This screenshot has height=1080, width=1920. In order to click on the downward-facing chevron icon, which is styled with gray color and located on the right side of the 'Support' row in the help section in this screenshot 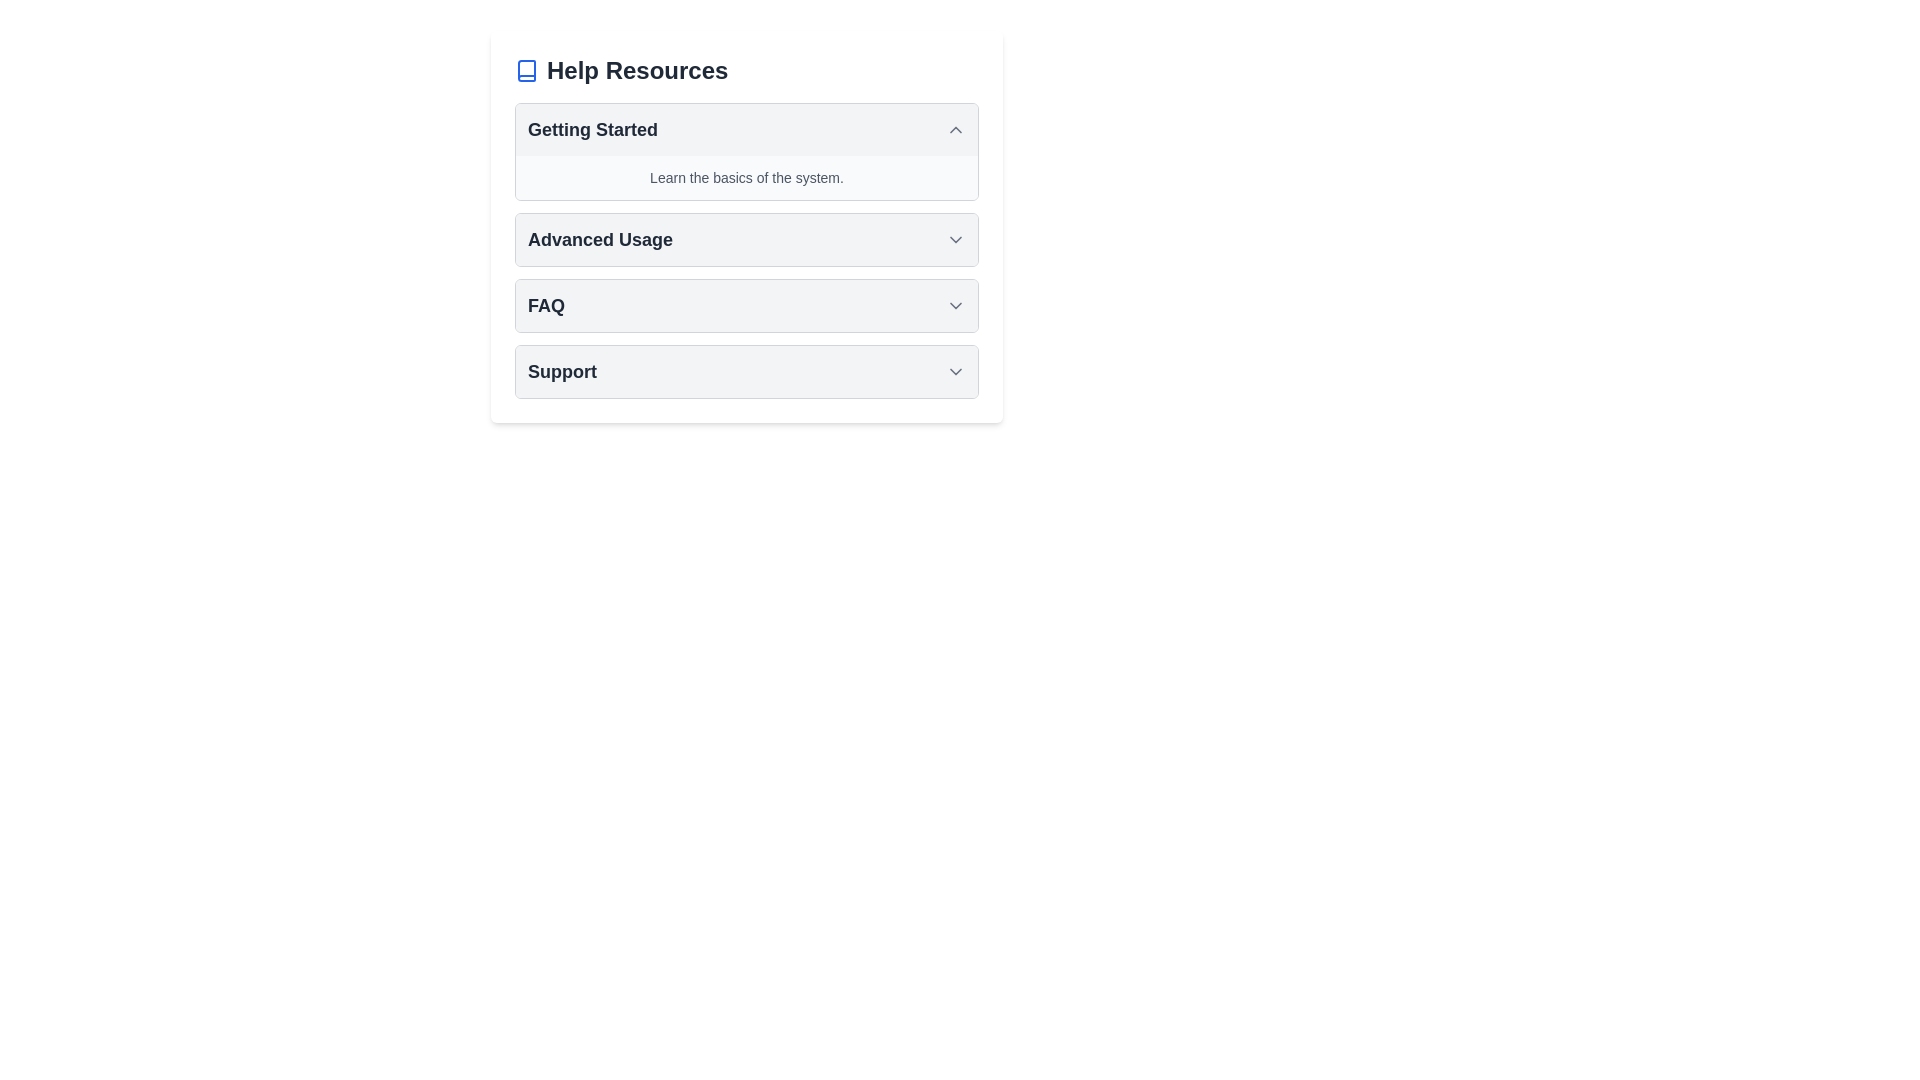, I will do `click(954, 371)`.